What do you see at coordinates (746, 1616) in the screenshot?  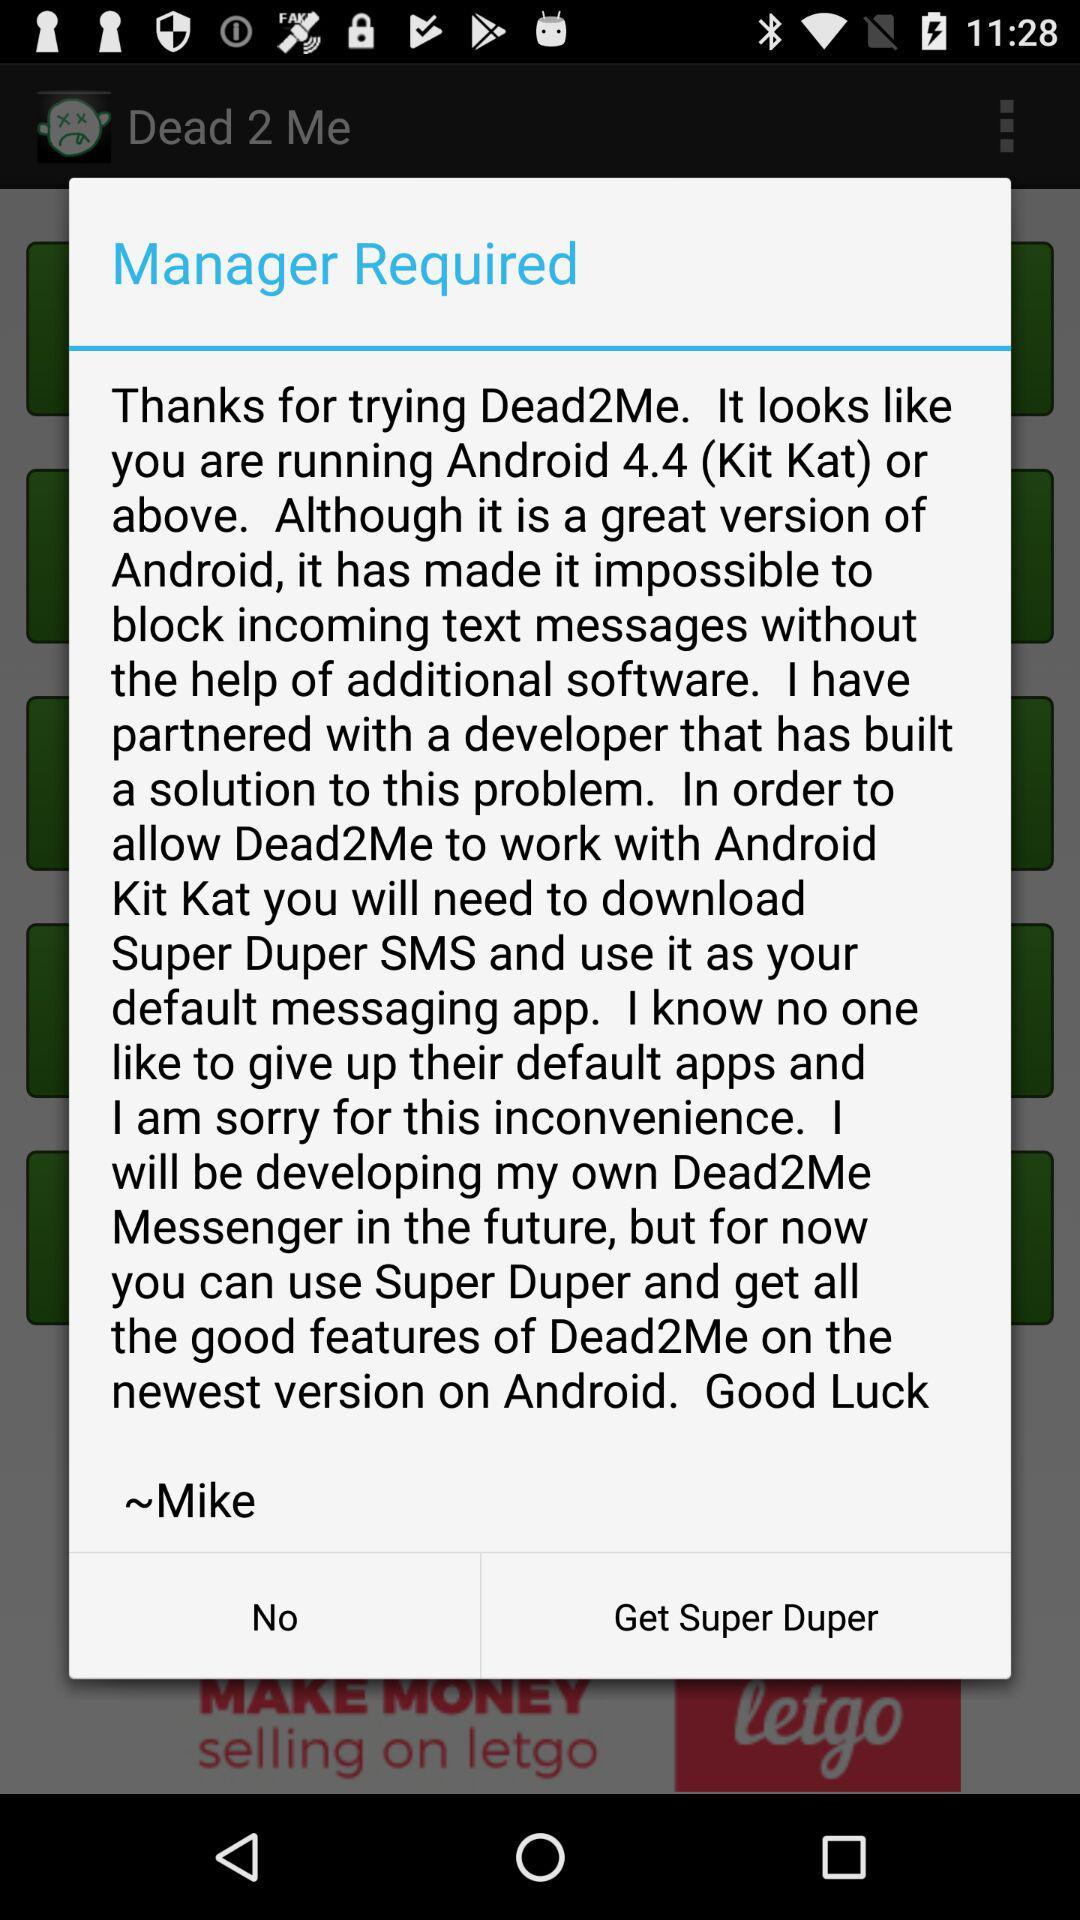 I see `icon to the right of the no button` at bounding box center [746, 1616].